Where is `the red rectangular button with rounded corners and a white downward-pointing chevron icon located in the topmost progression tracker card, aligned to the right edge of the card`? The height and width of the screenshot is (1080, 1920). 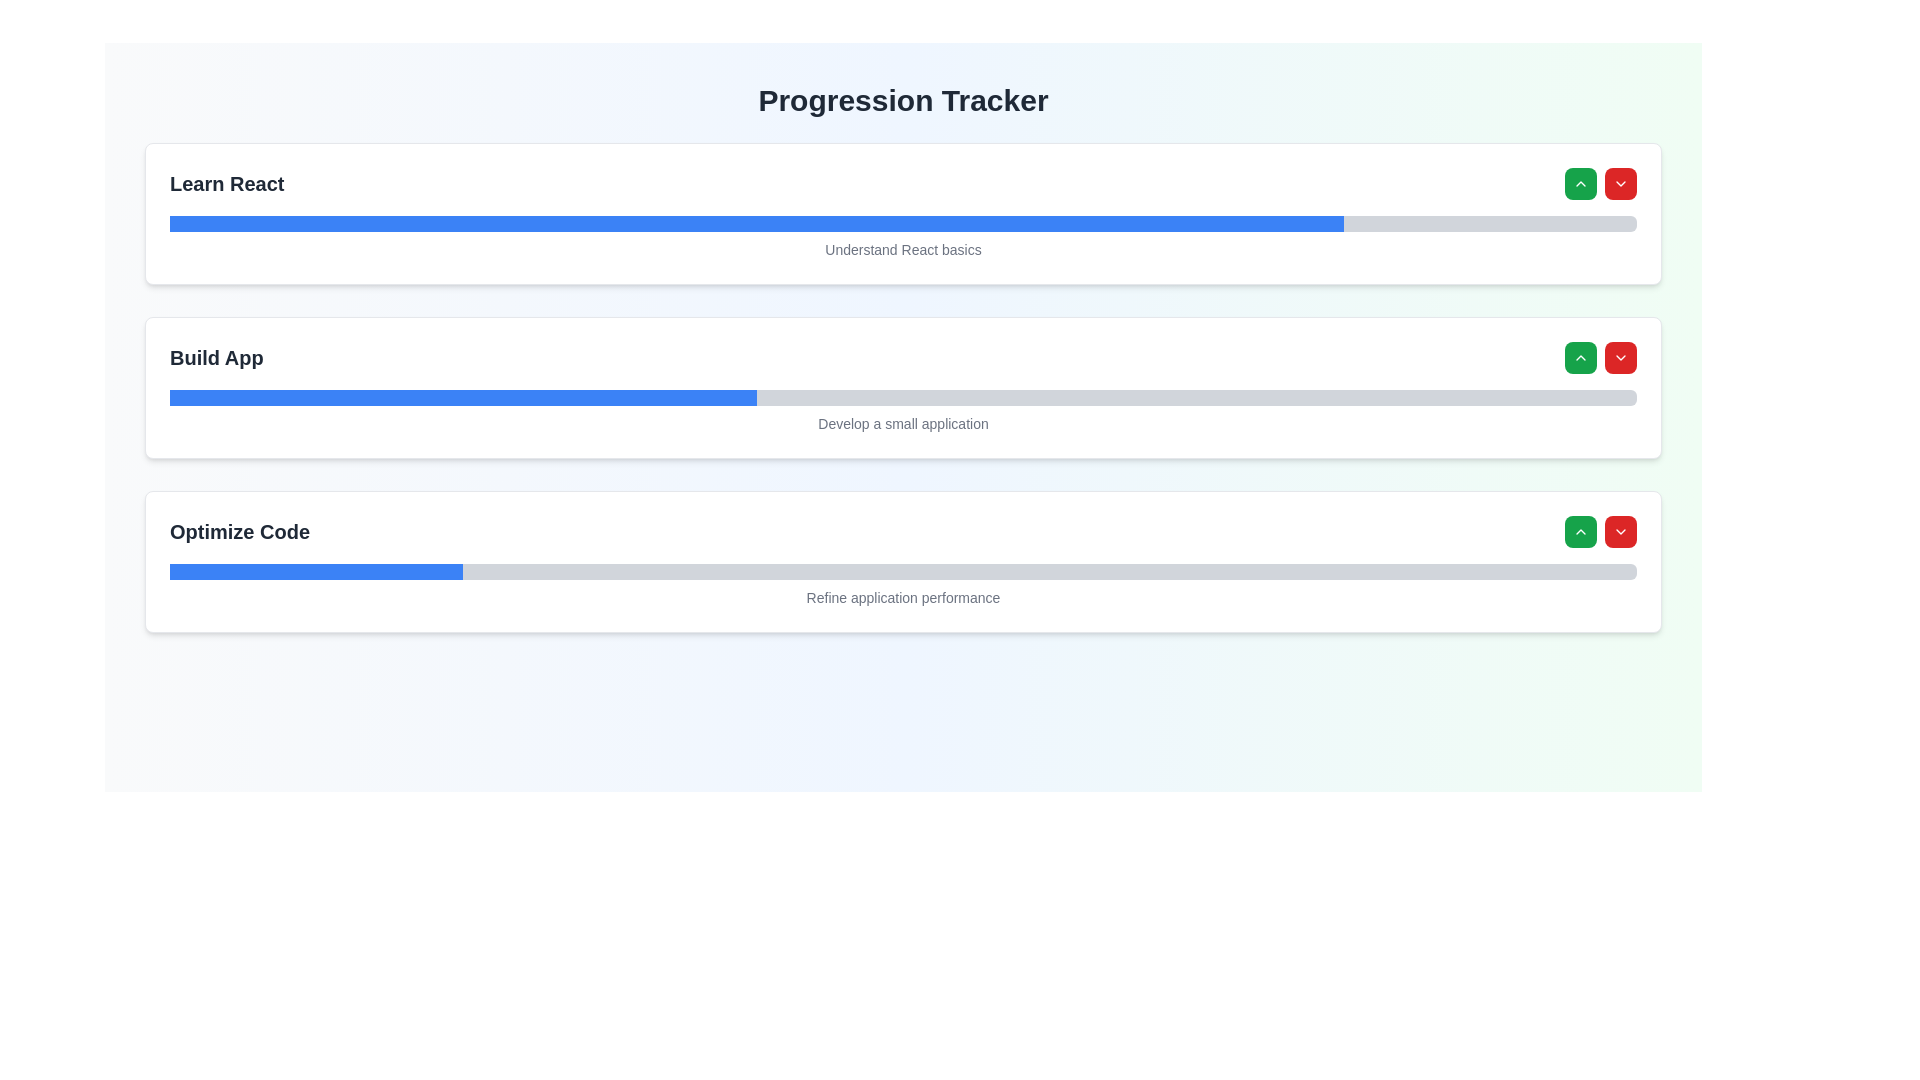
the red rectangular button with rounded corners and a white downward-pointing chevron icon located in the topmost progression tracker card, aligned to the right edge of the card is located at coordinates (1621, 184).